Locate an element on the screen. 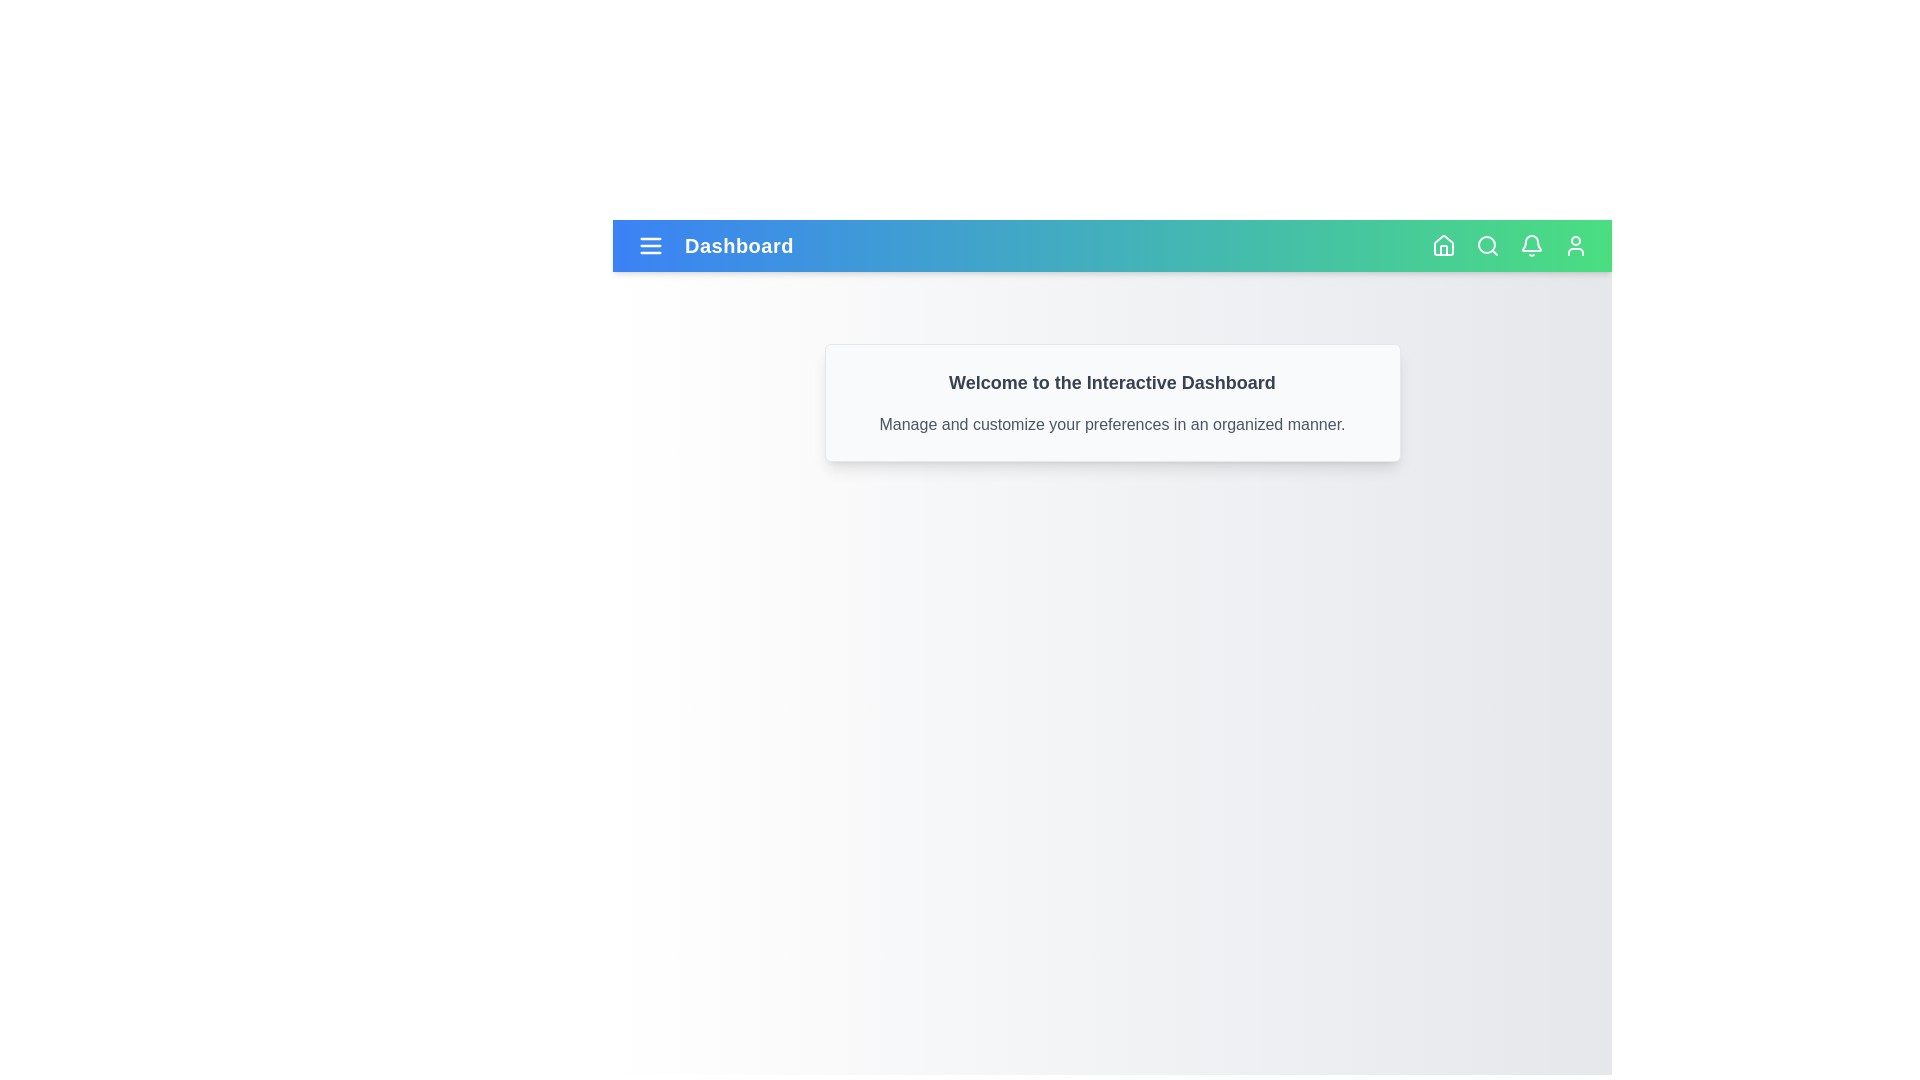 This screenshot has height=1080, width=1920. the bell icon to view notifications is located at coordinates (1530, 245).